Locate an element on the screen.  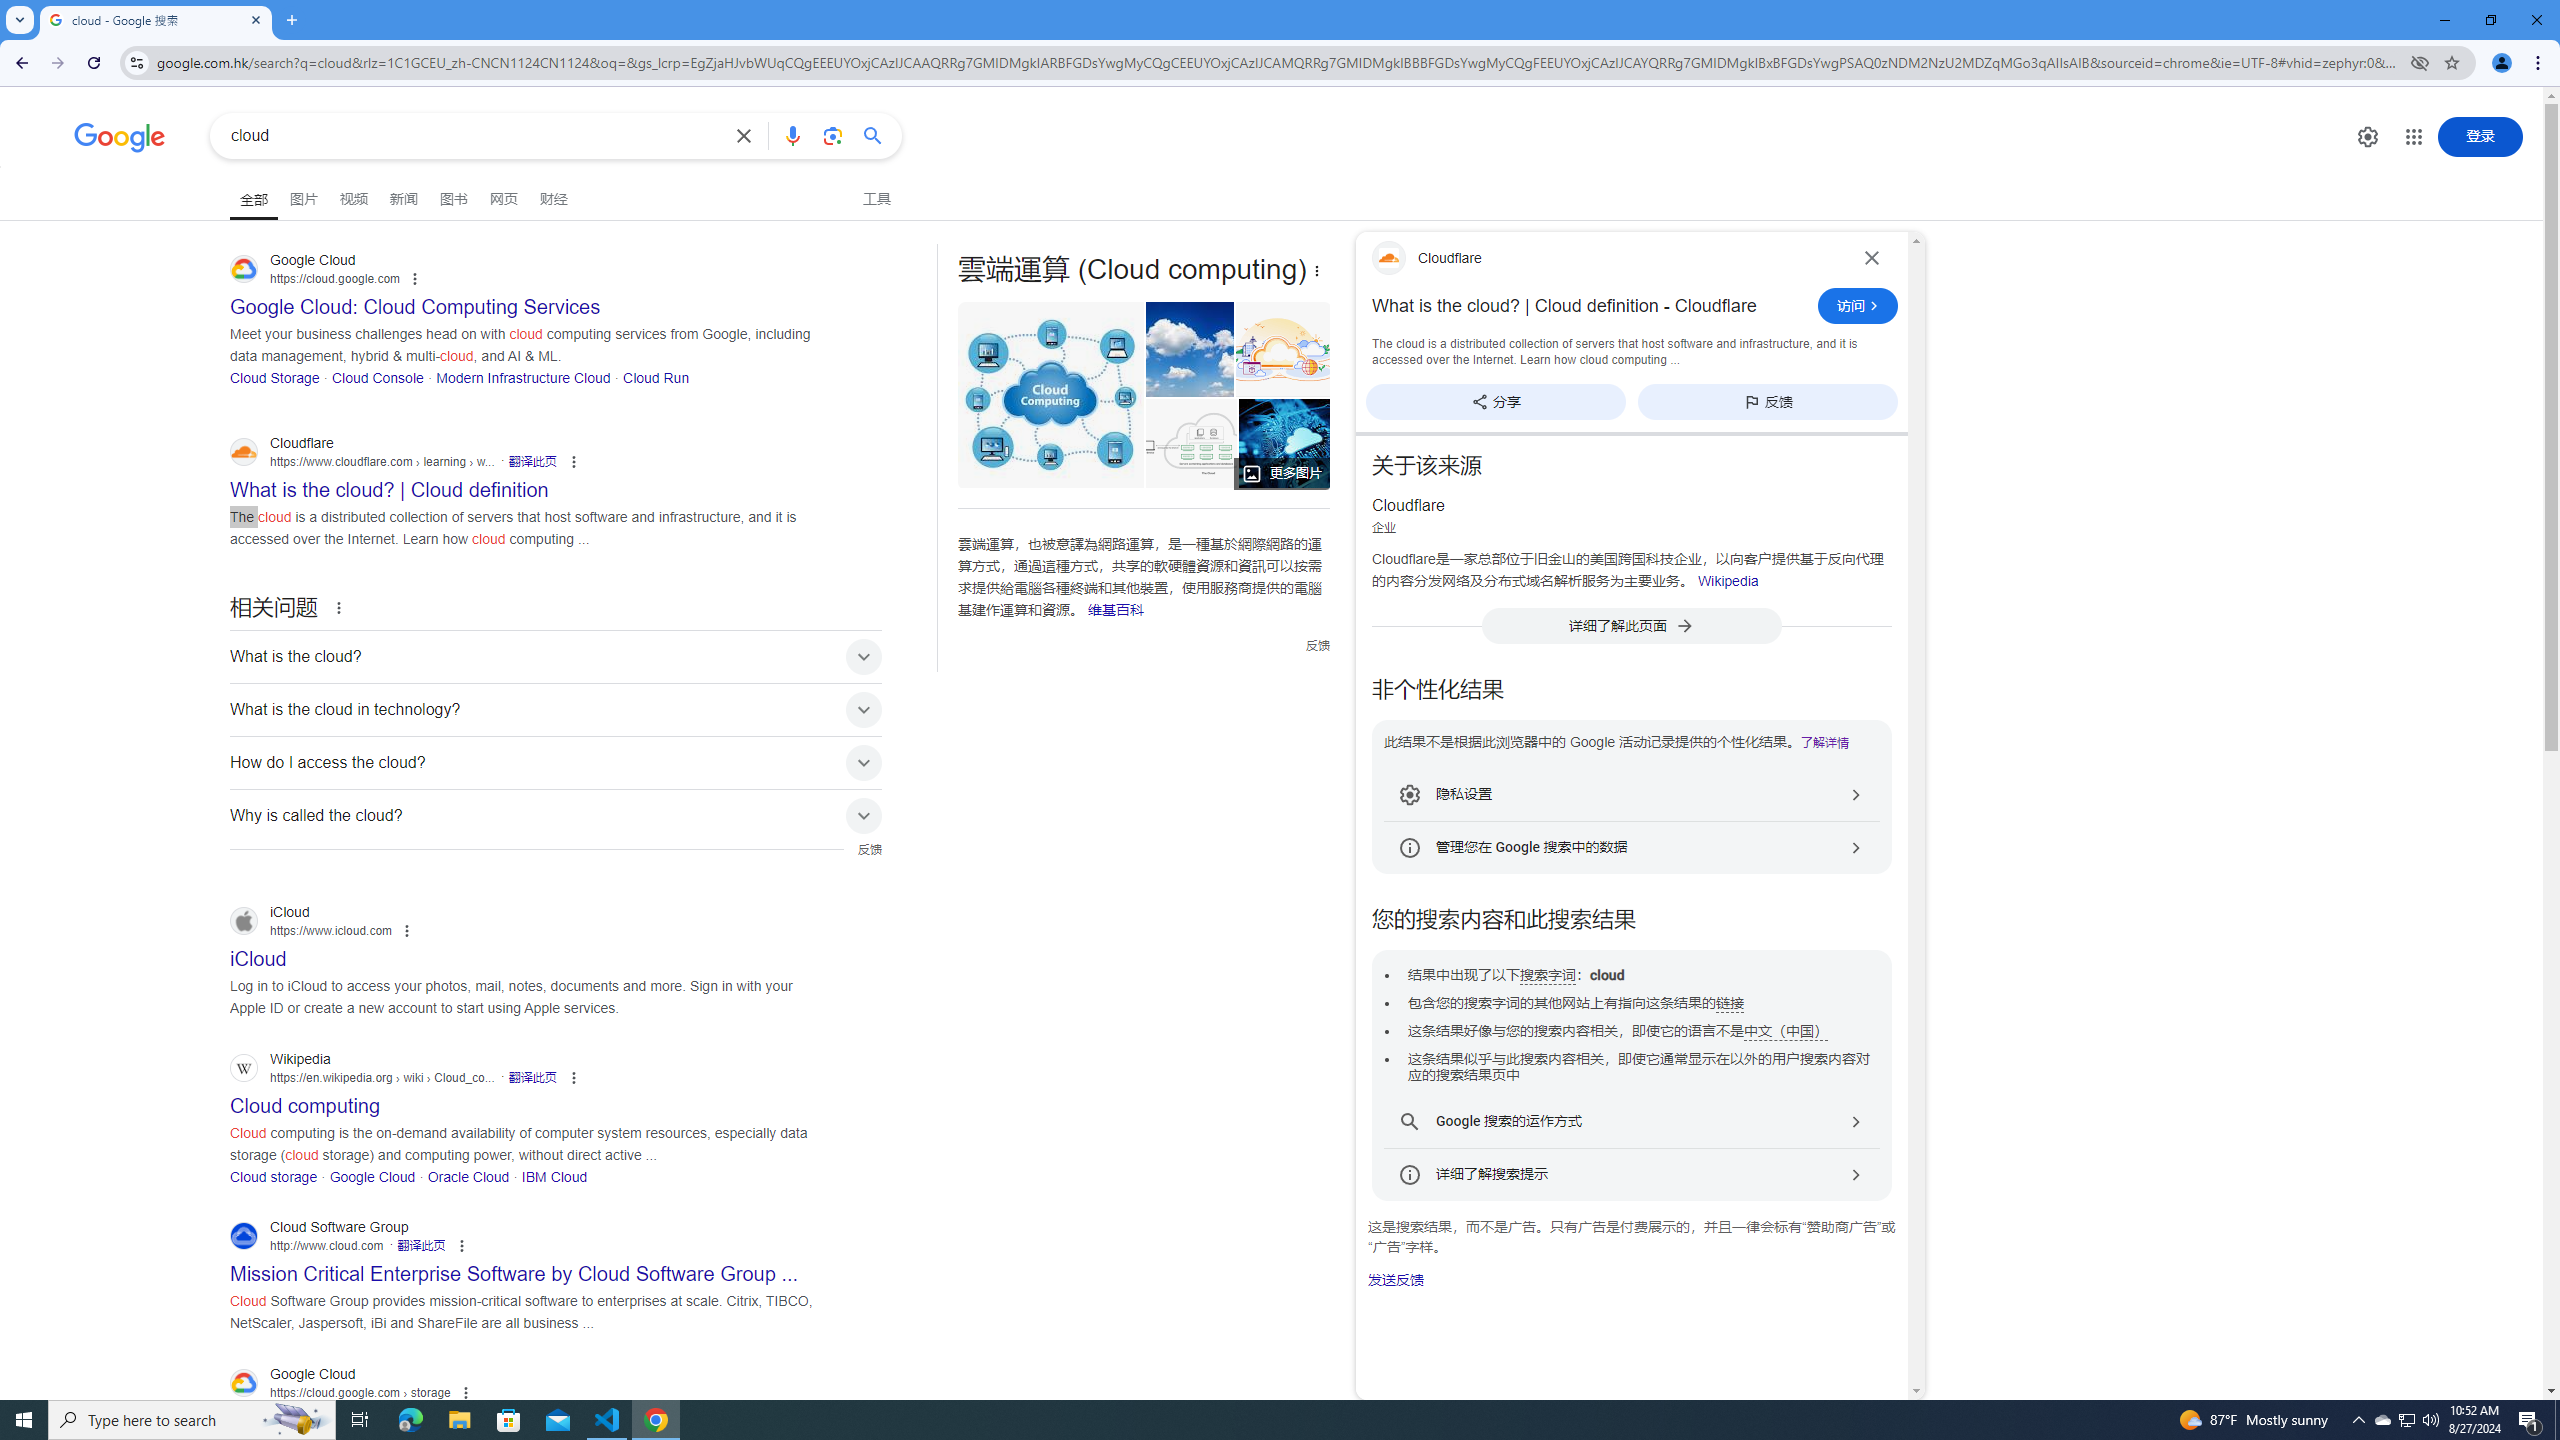
'What is cloud computing? Everything you need to know now ...' is located at coordinates (1284, 443).